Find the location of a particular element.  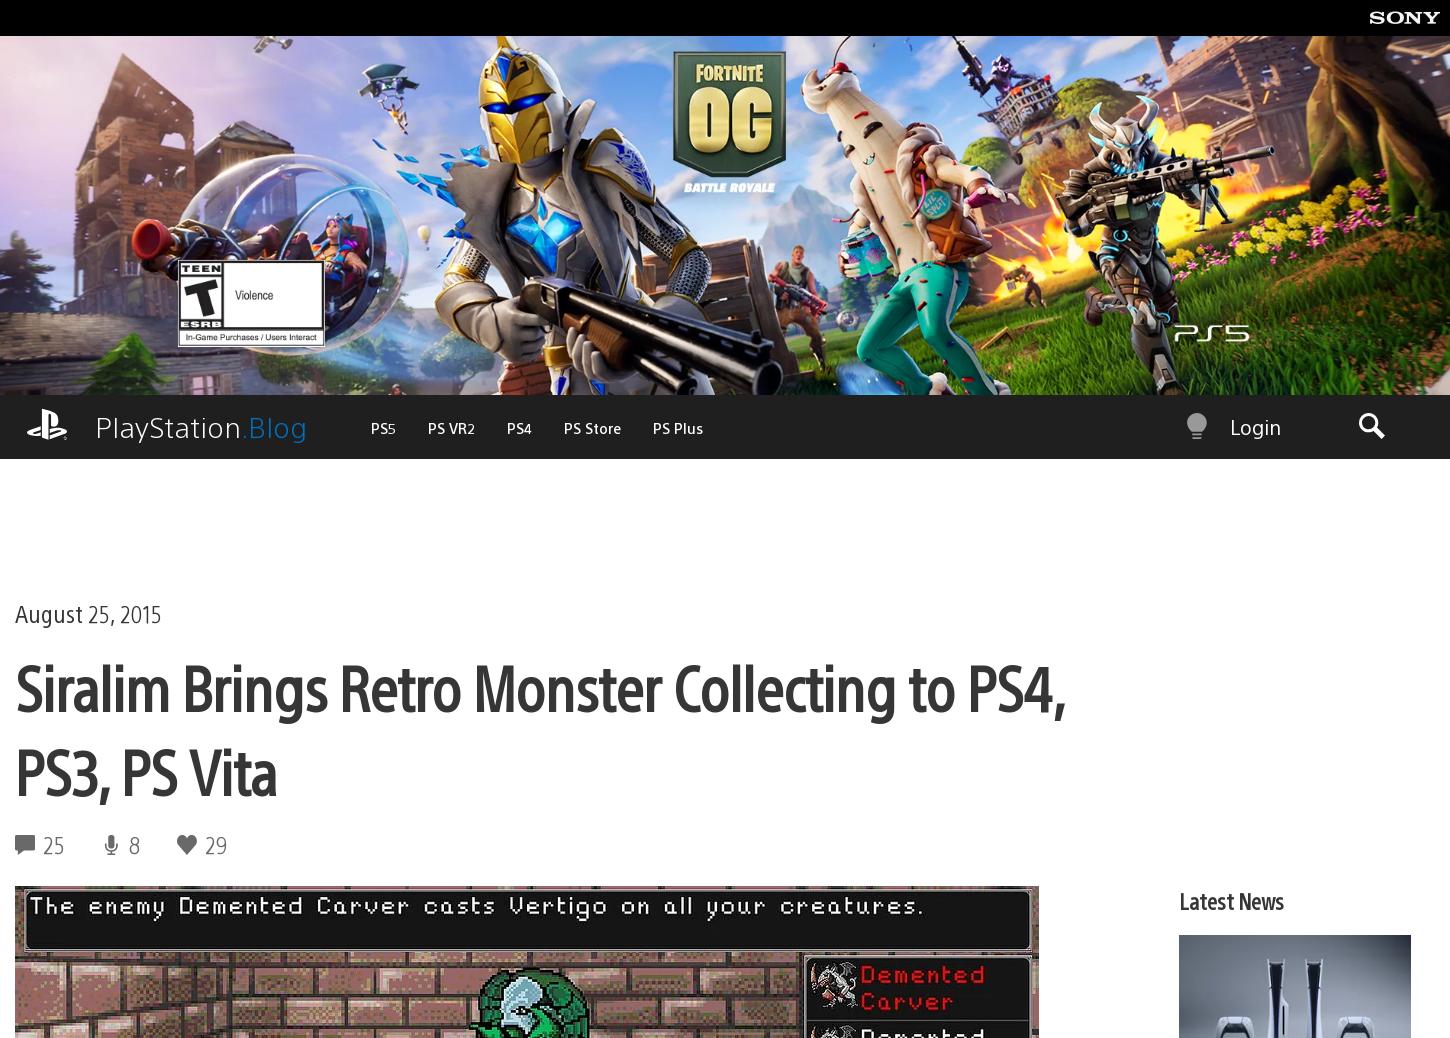

'August 25, 2015' is located at coordinates (88, 579).